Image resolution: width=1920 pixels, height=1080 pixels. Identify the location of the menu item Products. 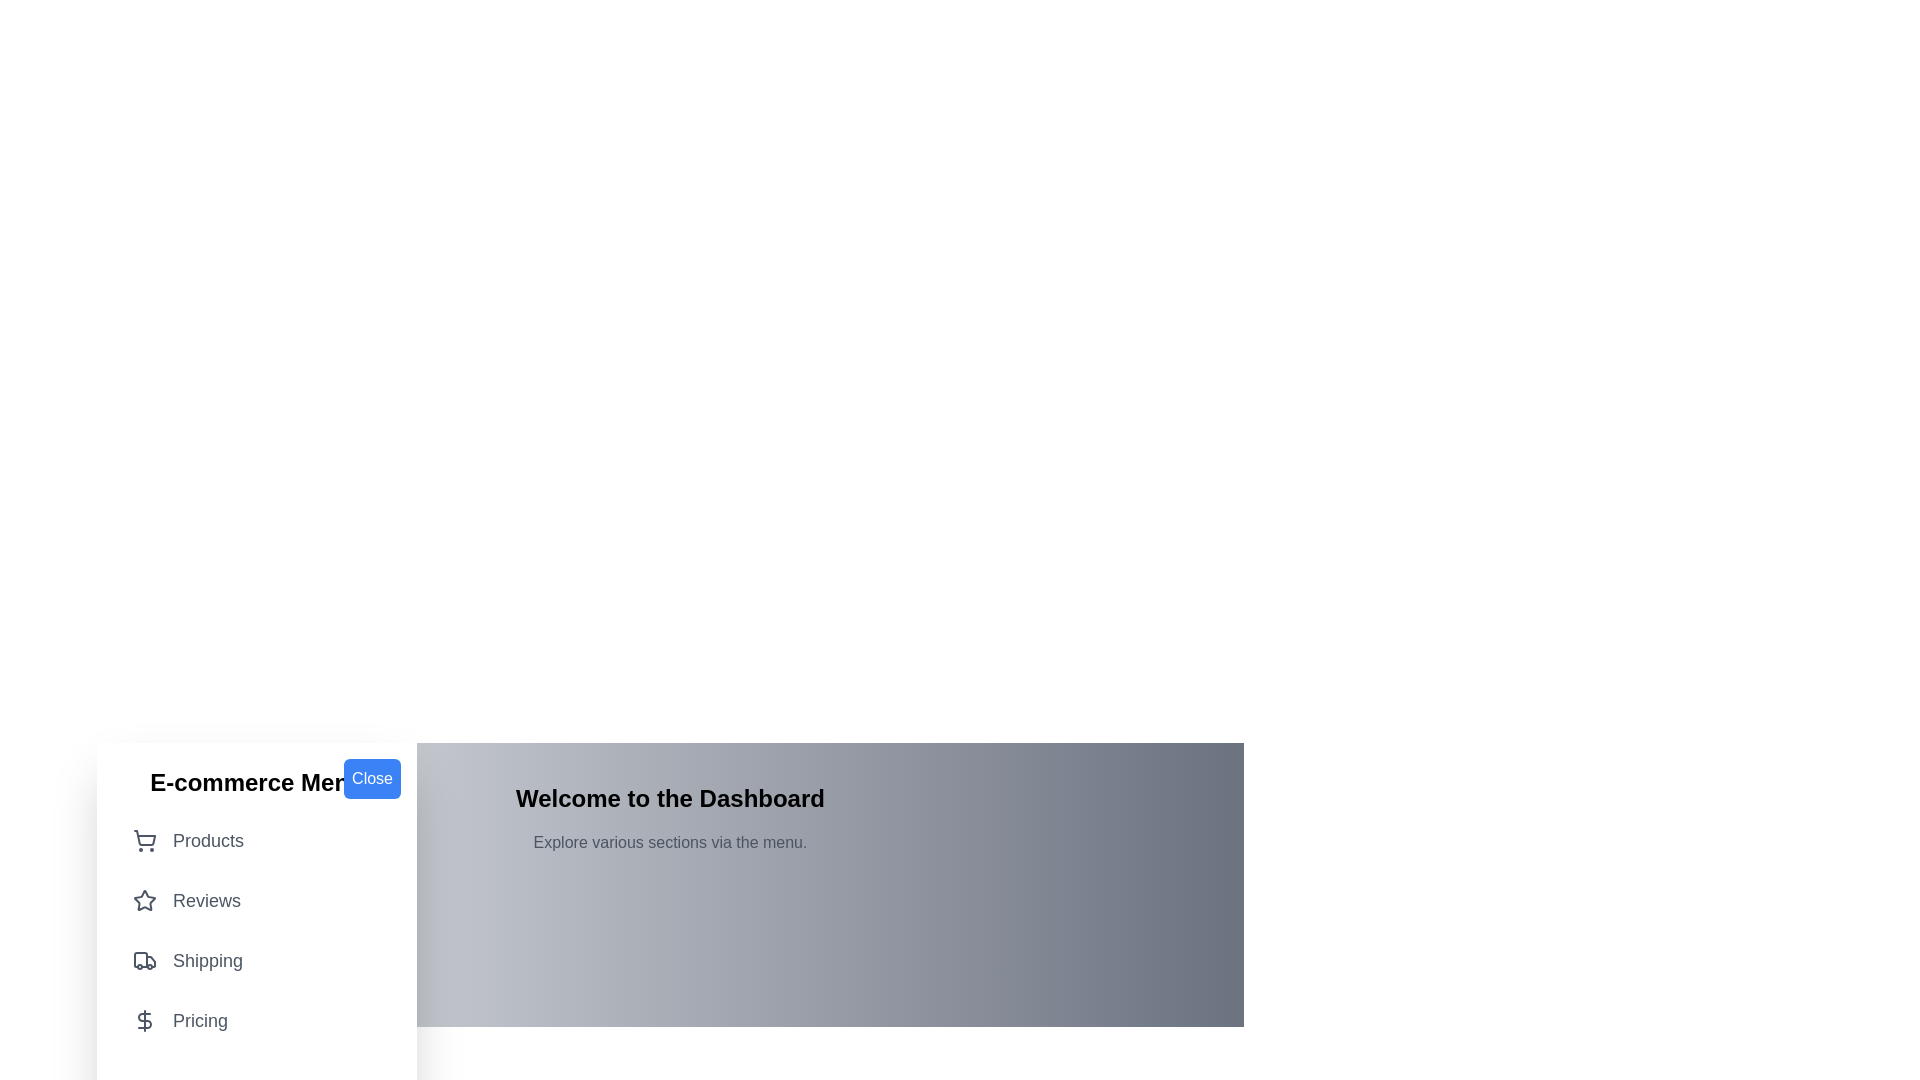
(256, 840).